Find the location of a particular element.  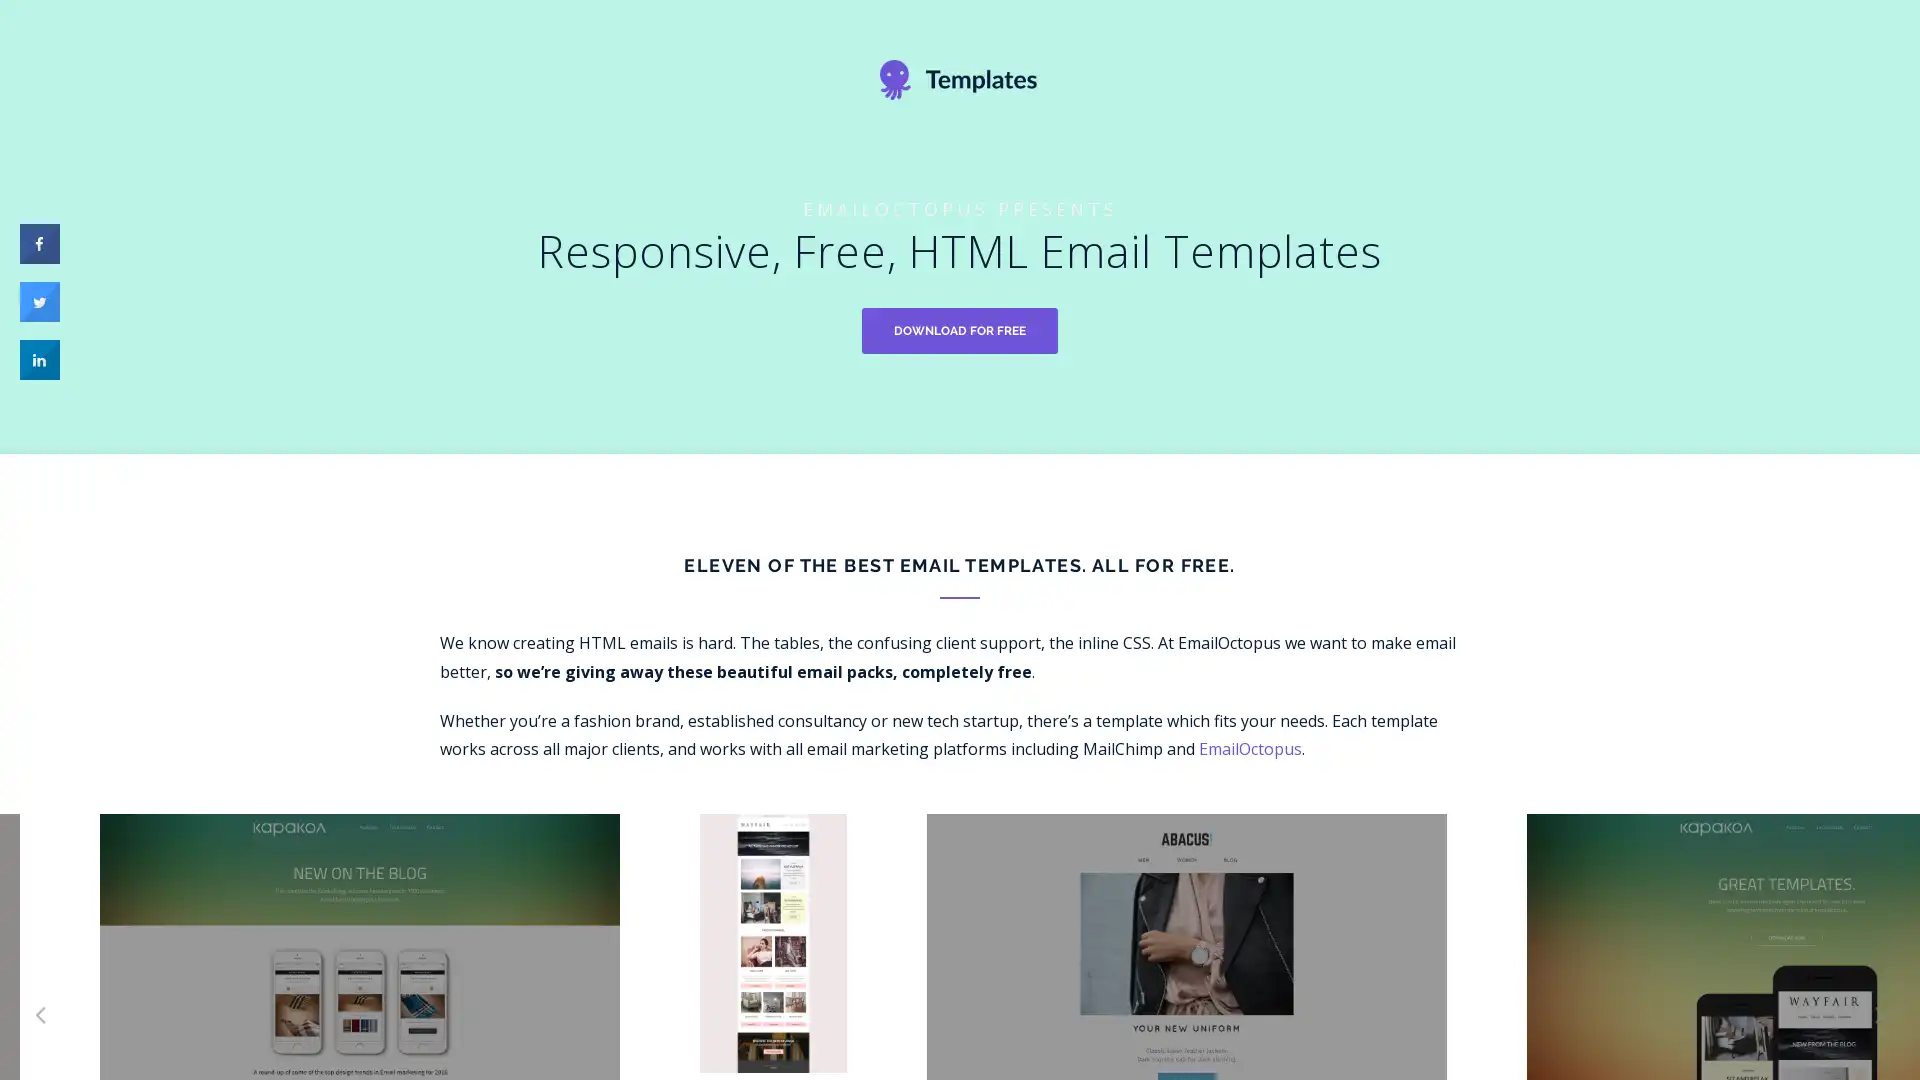

Next is located at coordinates (1879, 1014).